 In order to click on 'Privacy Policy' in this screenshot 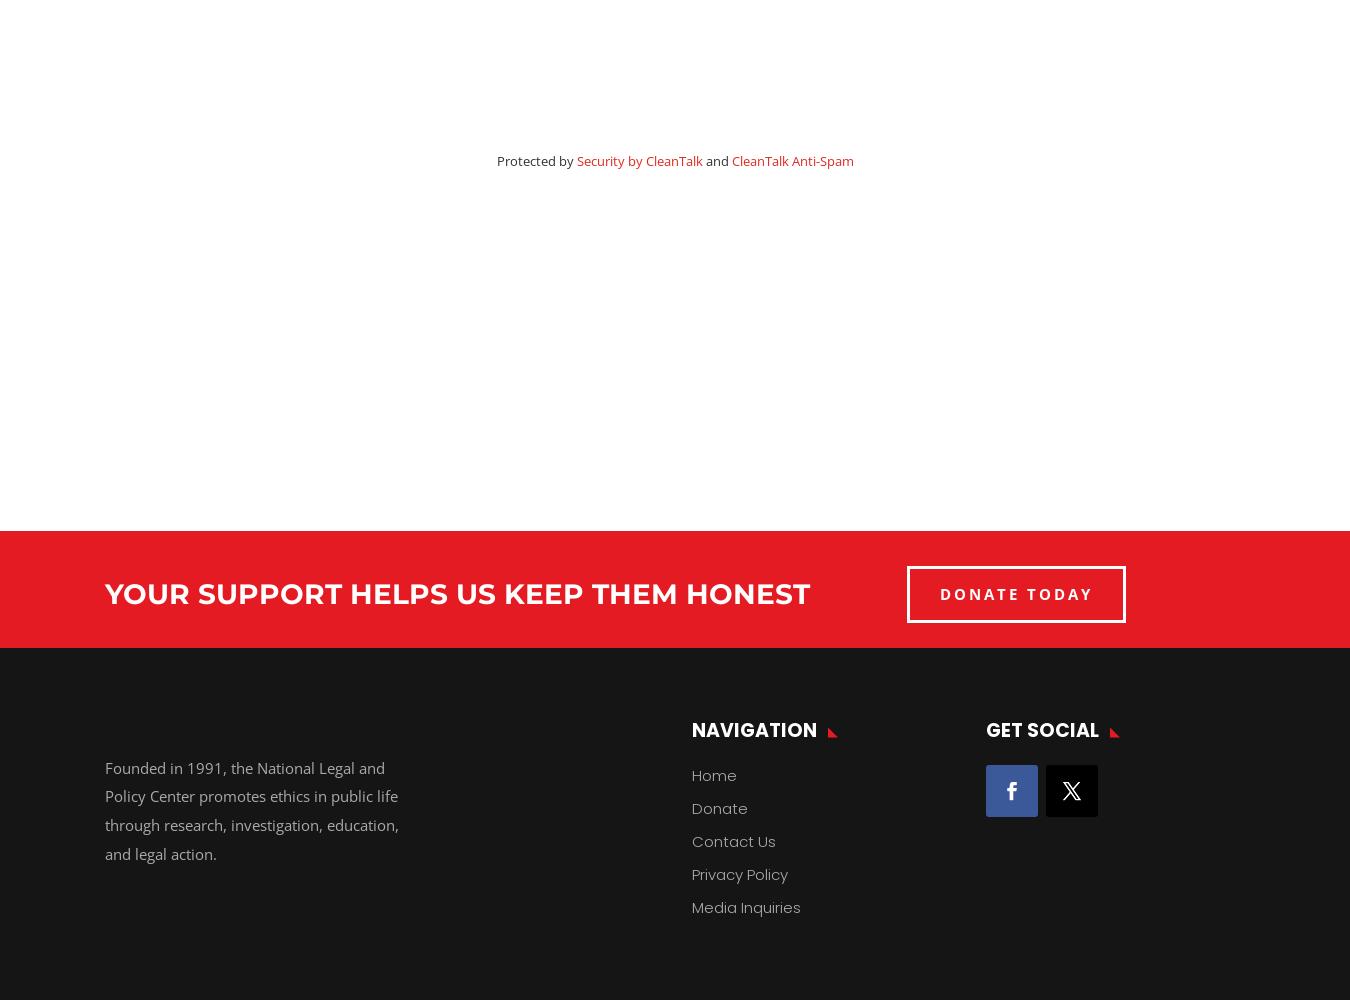, I will do `click(691, 873)`.